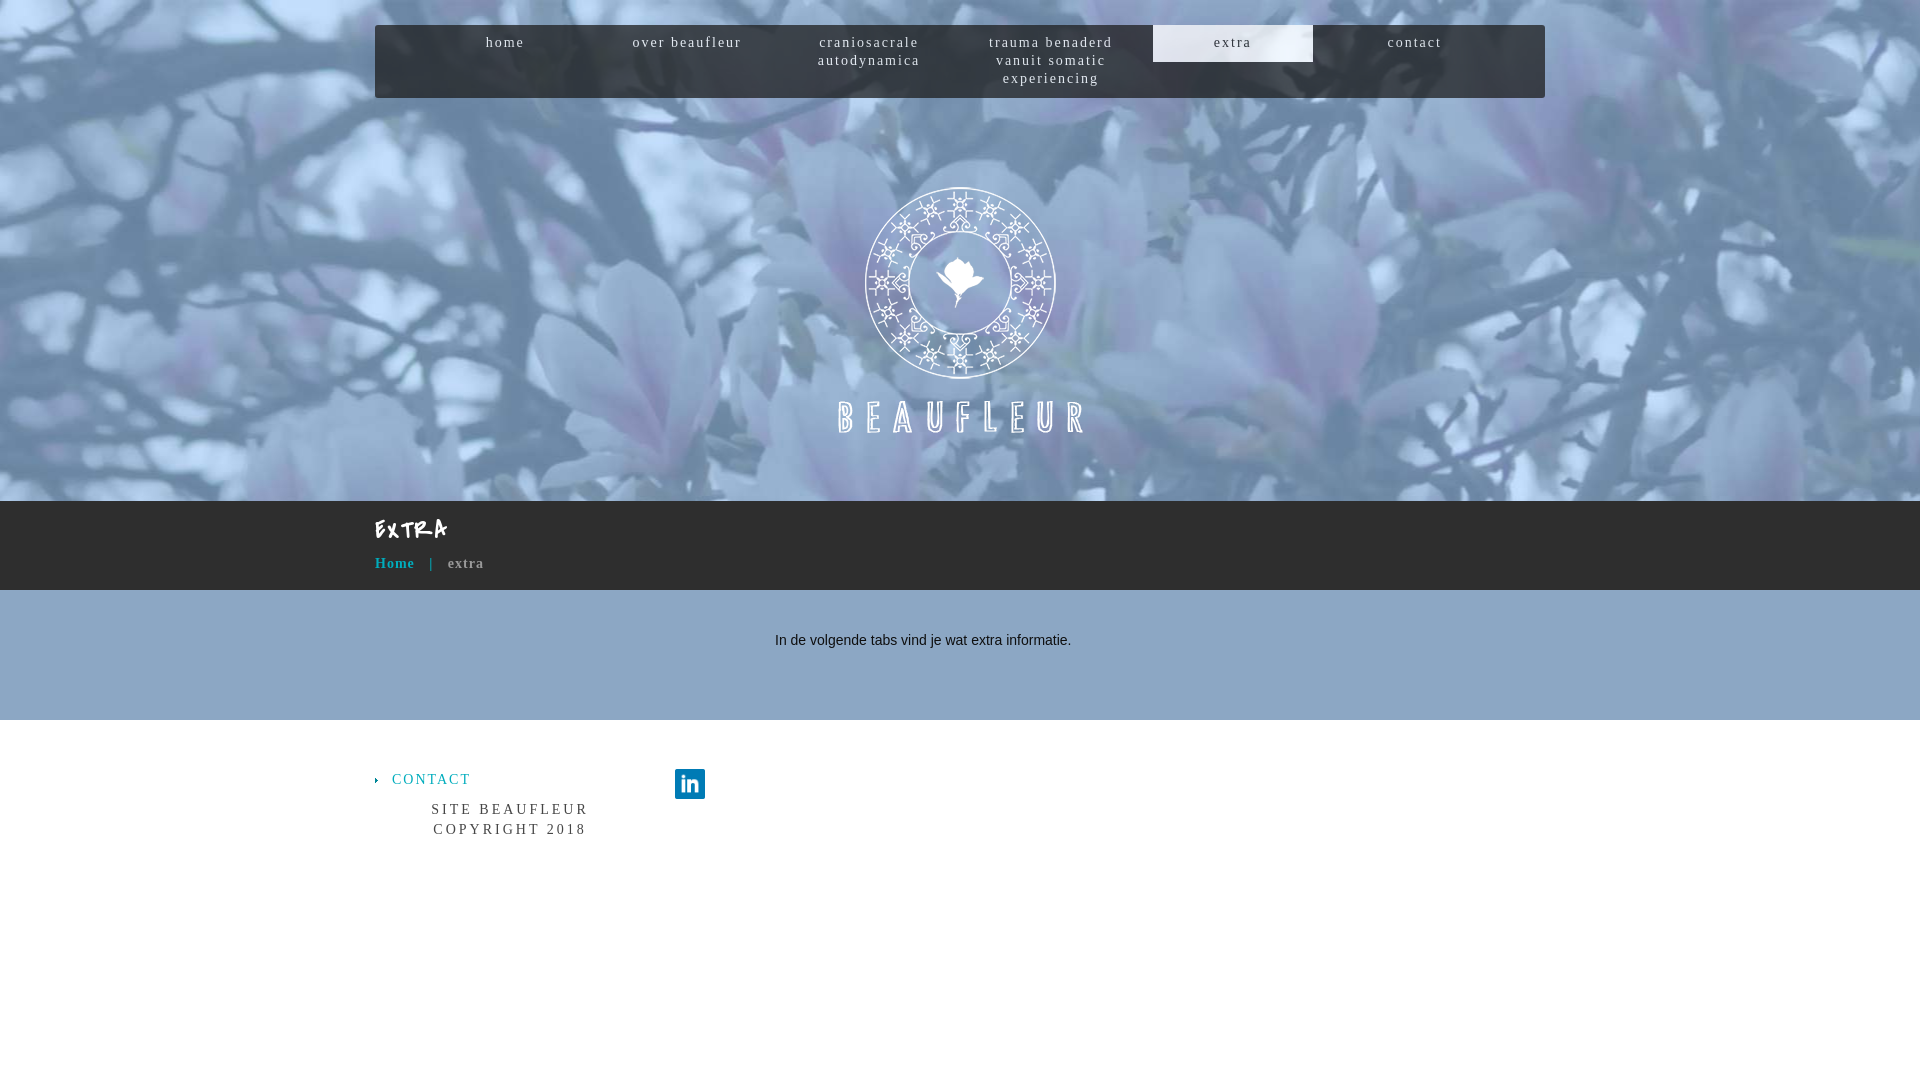 The width and height of the screenshot is (1920, 1080). What do you see at coordinates (686, 43) in the screenshot?
I see `'over beaufleur'` at bounding box center [686, 43].